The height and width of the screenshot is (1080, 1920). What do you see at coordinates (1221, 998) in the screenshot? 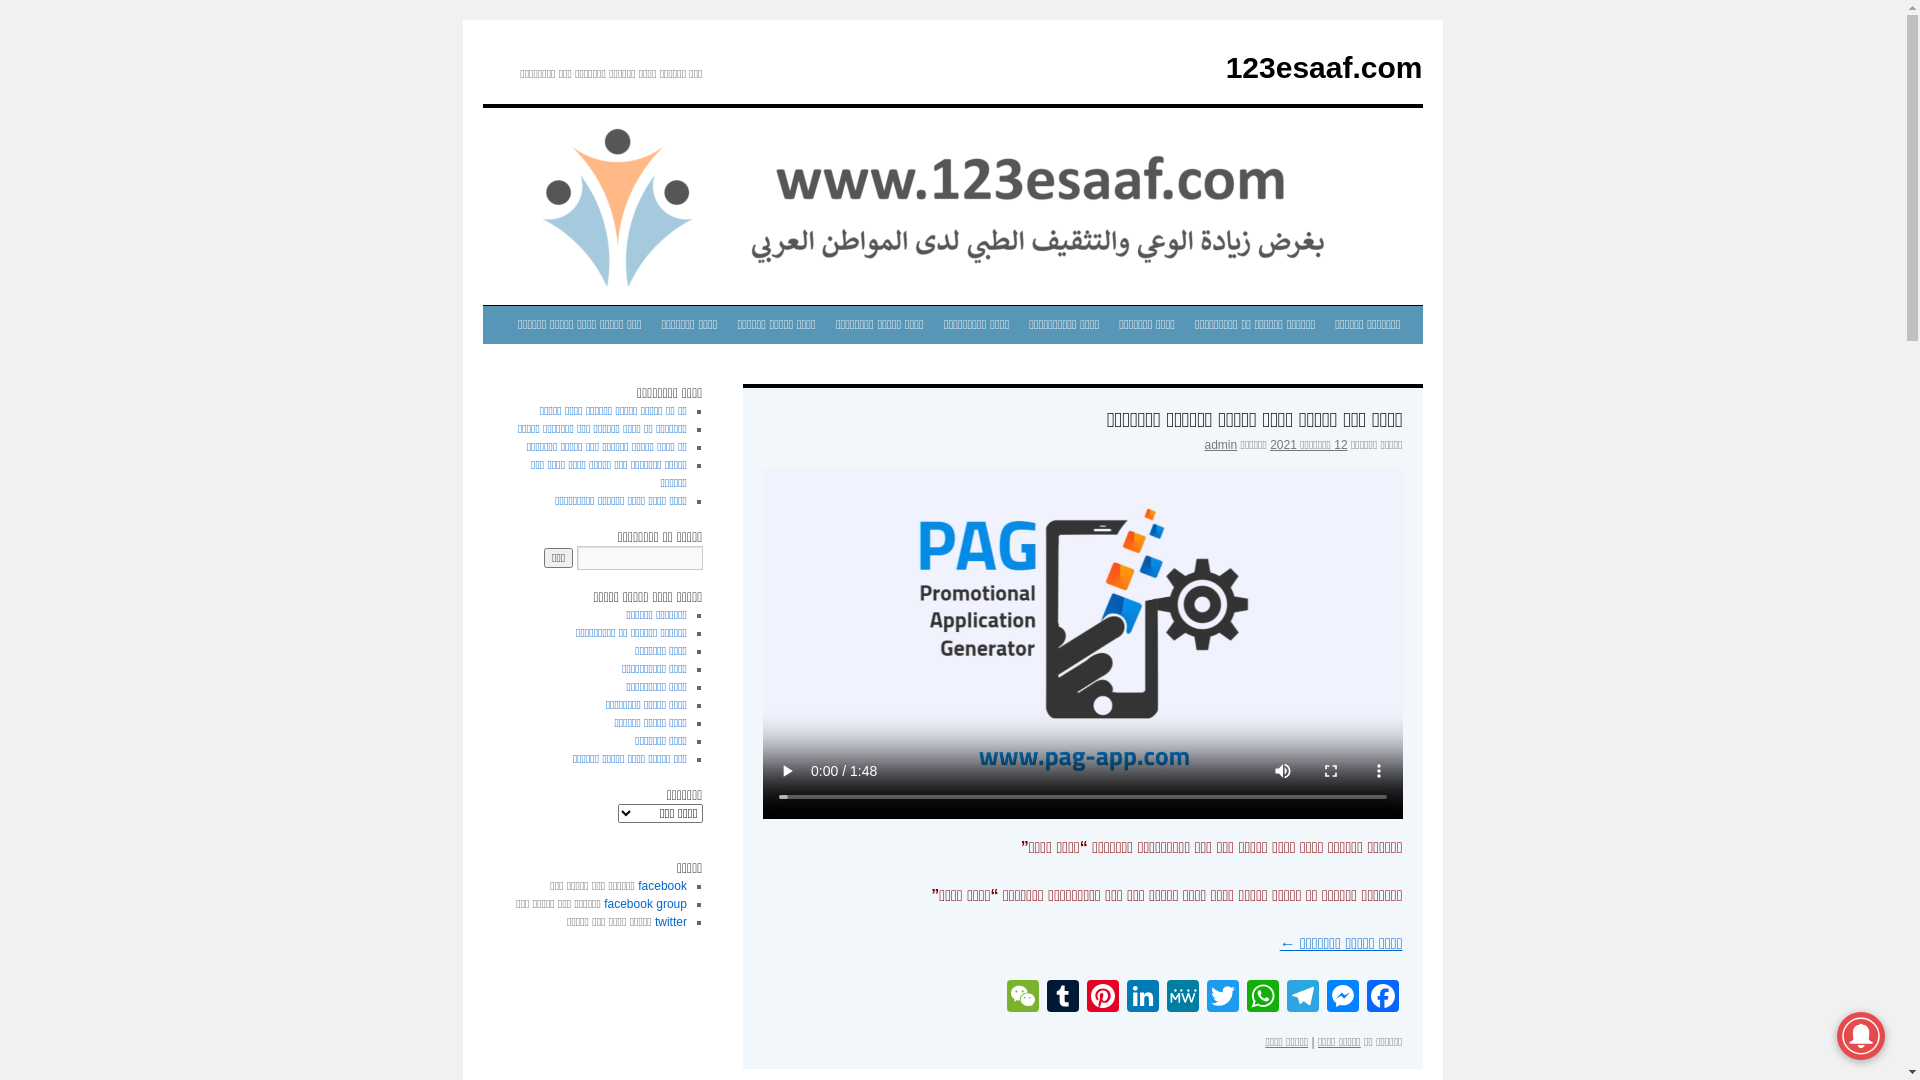
I see `'Twitter'` at bounding box center [1221, 998].